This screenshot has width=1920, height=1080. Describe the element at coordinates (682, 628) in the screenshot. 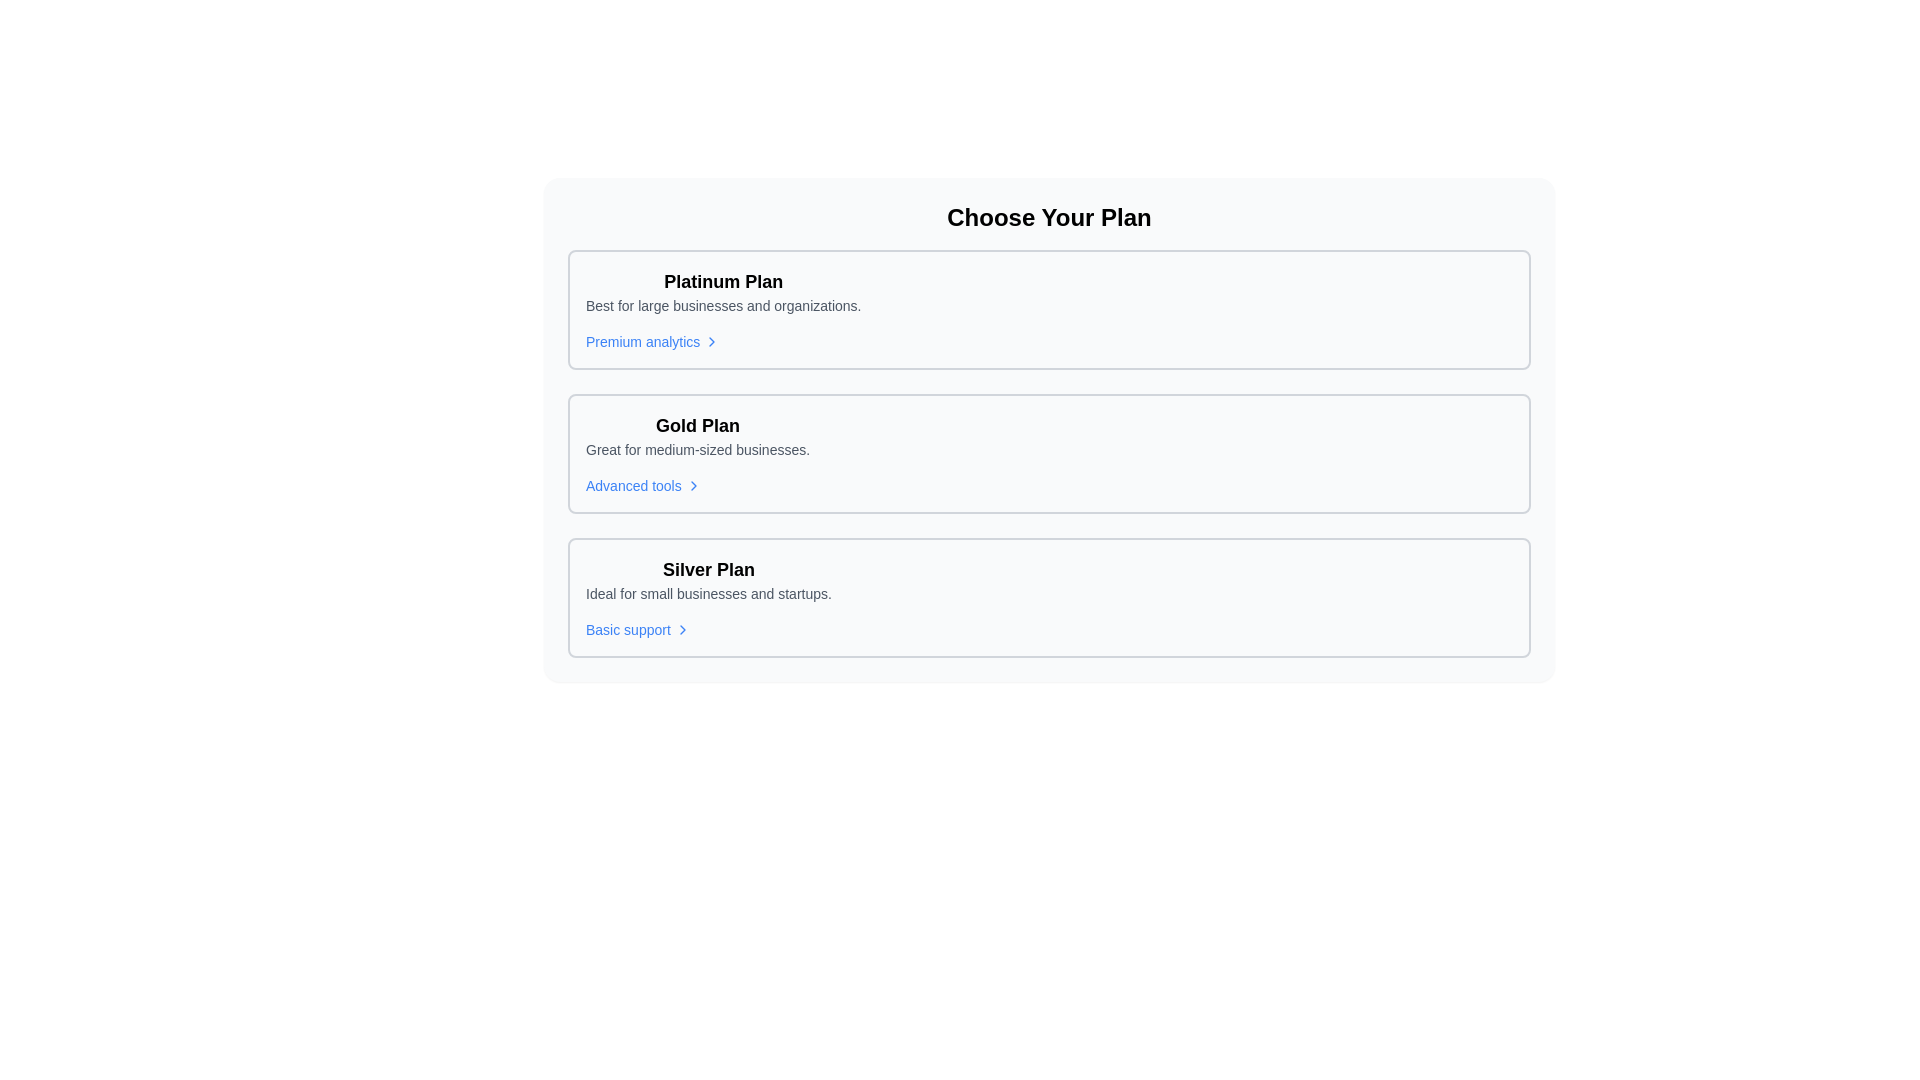

I see `the right-pointing chevron icon located next to the 'Basic support' text in the Silver Plan section` at that location.